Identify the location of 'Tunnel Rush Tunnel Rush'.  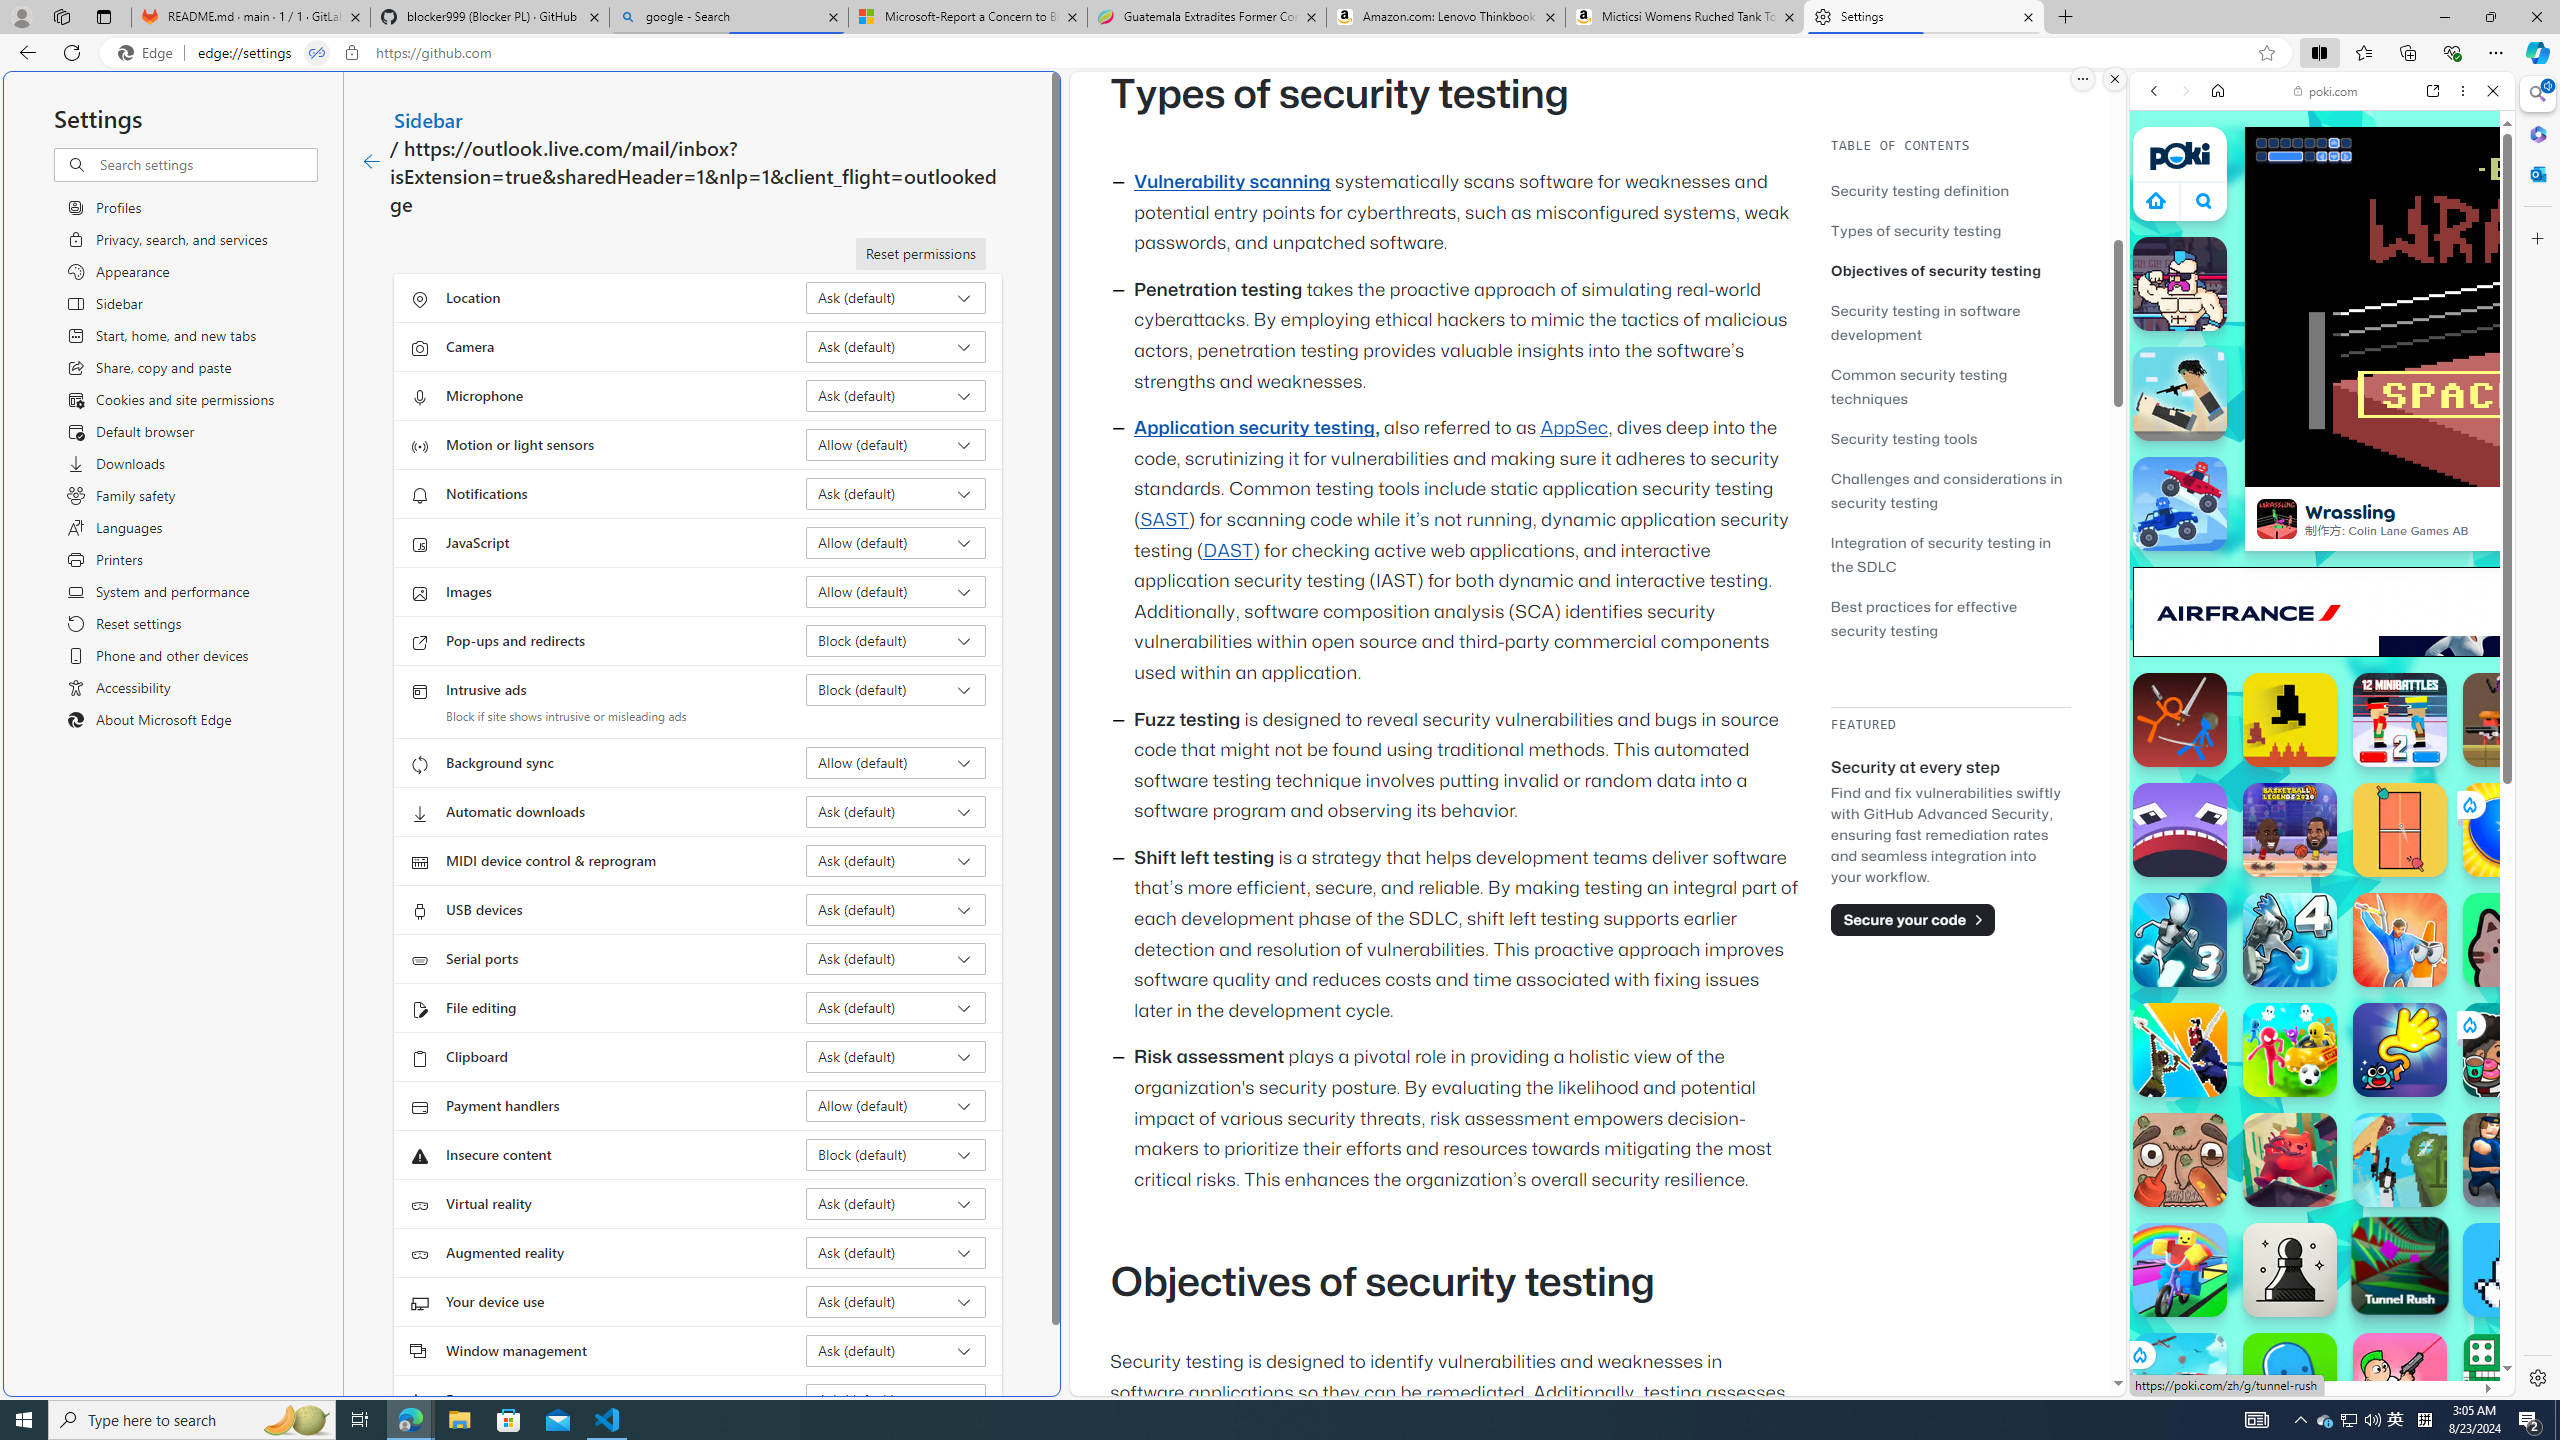
(2400, 1264).